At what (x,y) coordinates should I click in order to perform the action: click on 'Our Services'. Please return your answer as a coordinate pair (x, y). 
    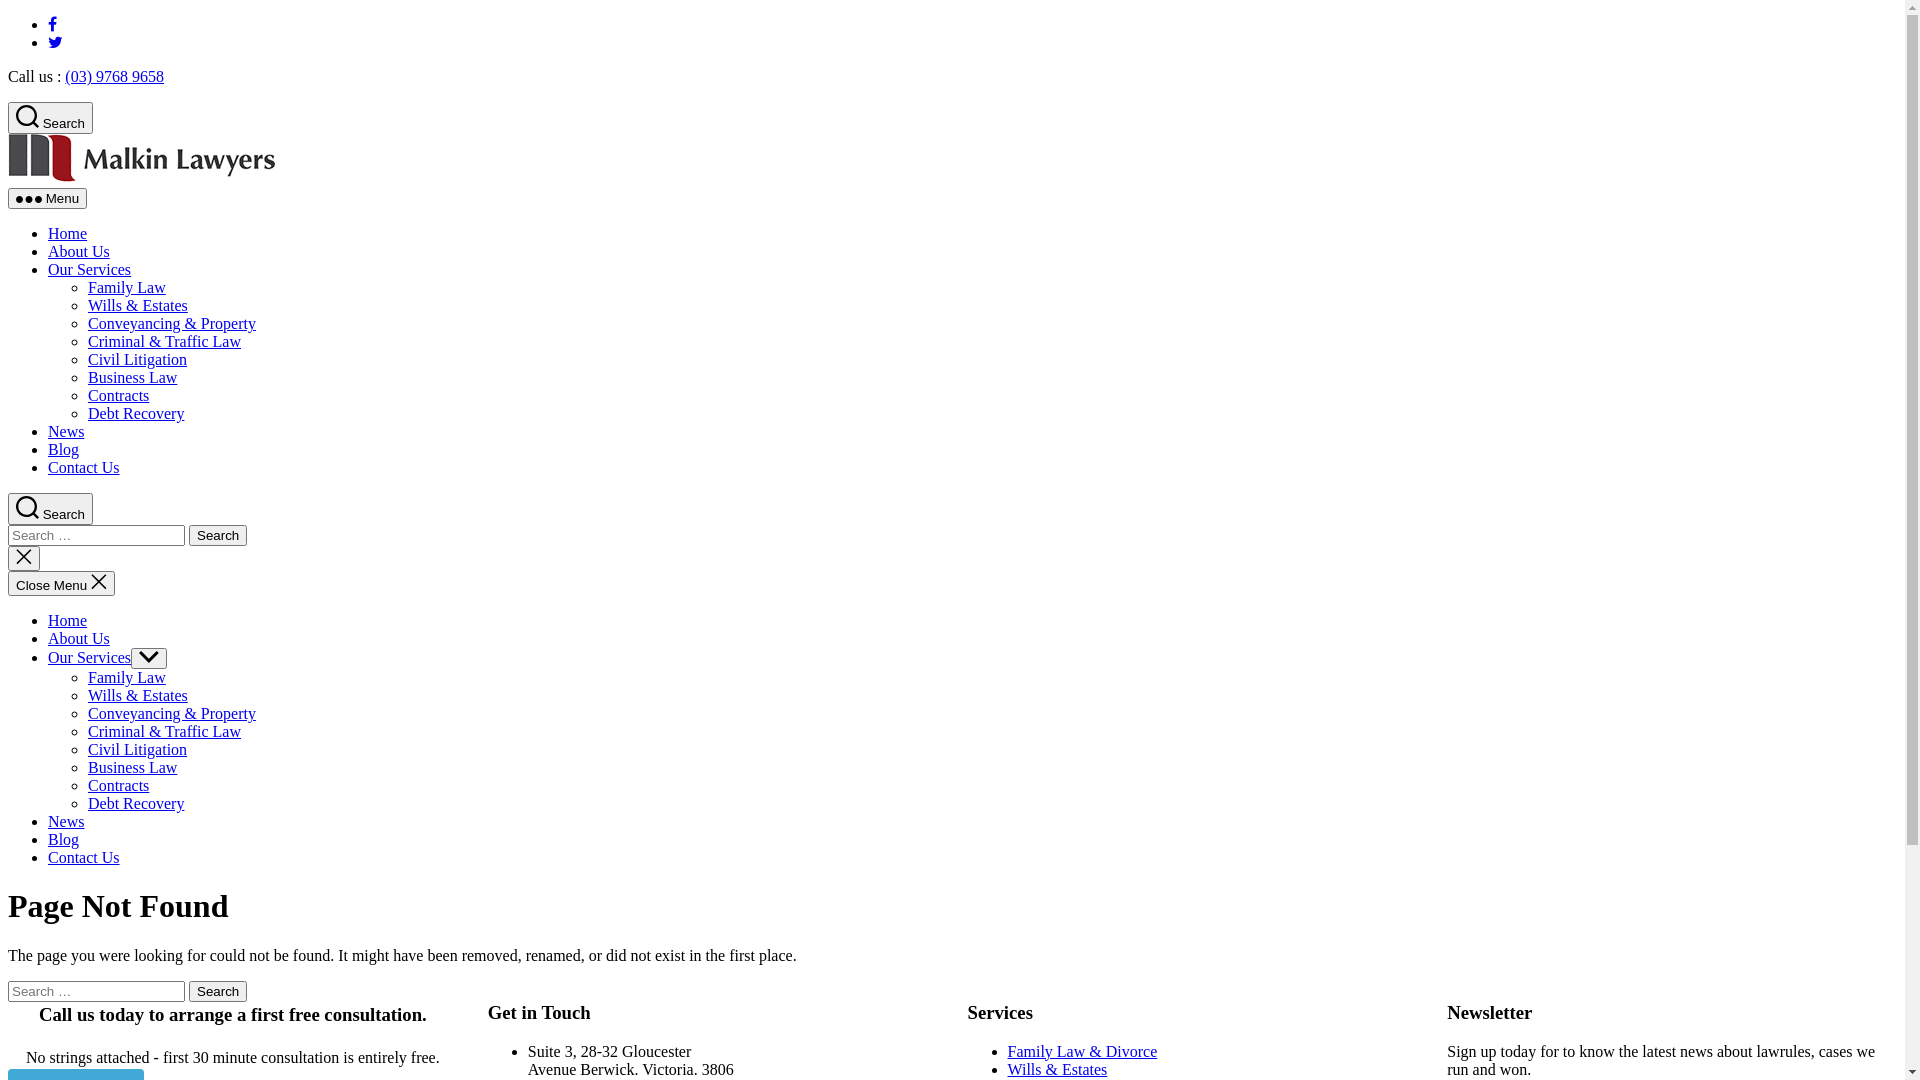
    Looking at the image, I should click on (88, 268).